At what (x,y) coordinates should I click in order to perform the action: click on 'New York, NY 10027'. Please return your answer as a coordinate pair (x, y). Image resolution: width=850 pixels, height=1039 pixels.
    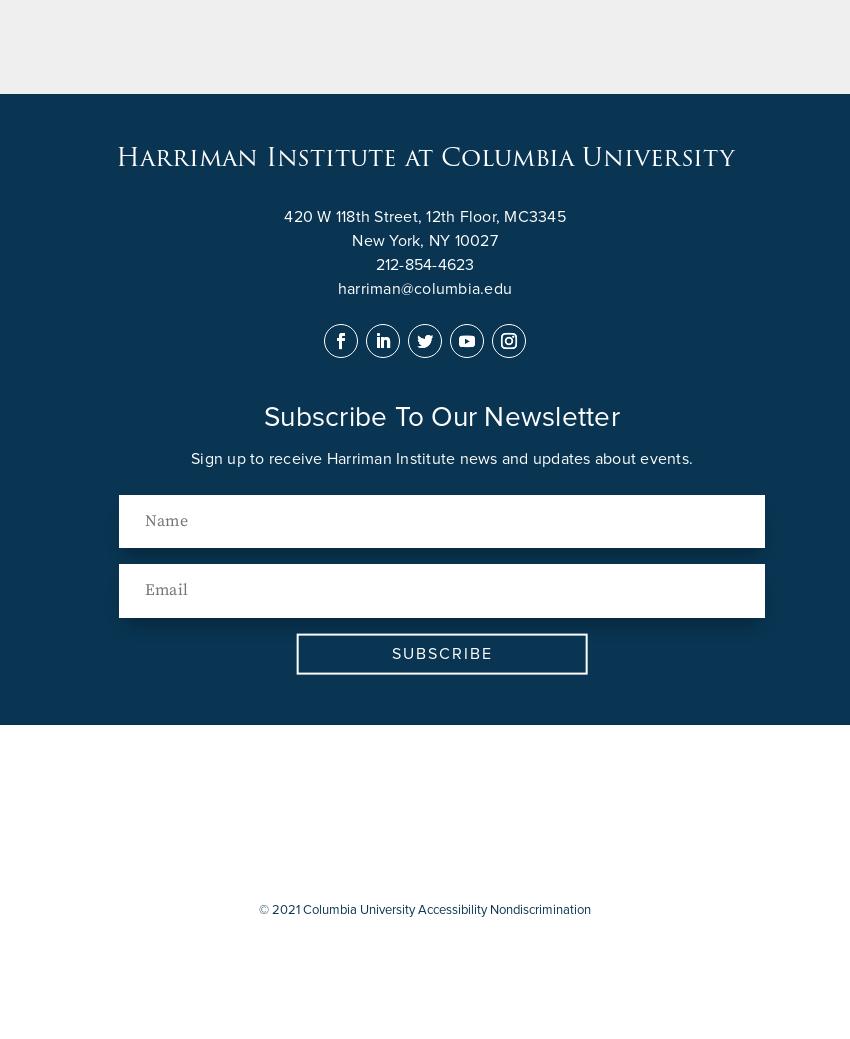
    Looking at the image, I should click on (424, 240).